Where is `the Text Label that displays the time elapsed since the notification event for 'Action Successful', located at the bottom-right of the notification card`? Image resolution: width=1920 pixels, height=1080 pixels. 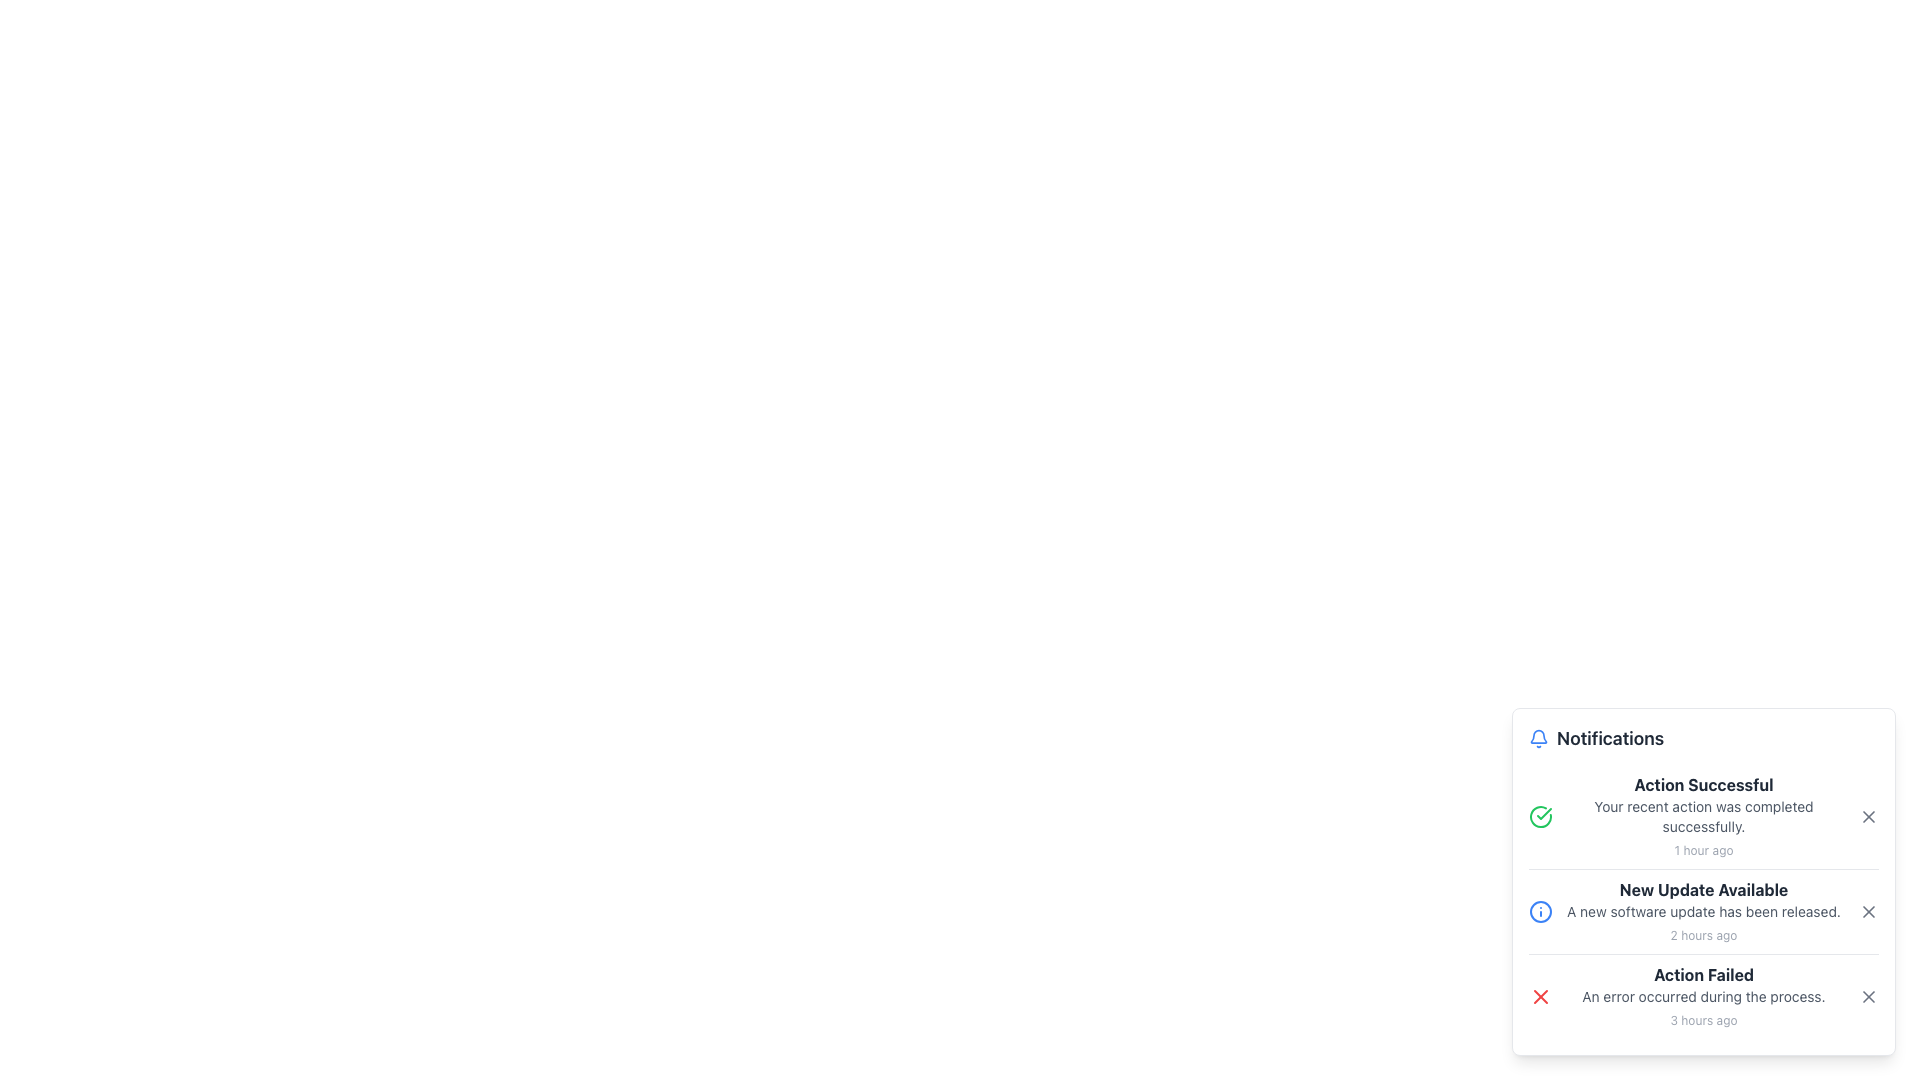 the Text Label that displays the time elapsed since the notification event for 'Action Successful', located at the bottom-right of the notification card is located at coordinates (1703, 849).